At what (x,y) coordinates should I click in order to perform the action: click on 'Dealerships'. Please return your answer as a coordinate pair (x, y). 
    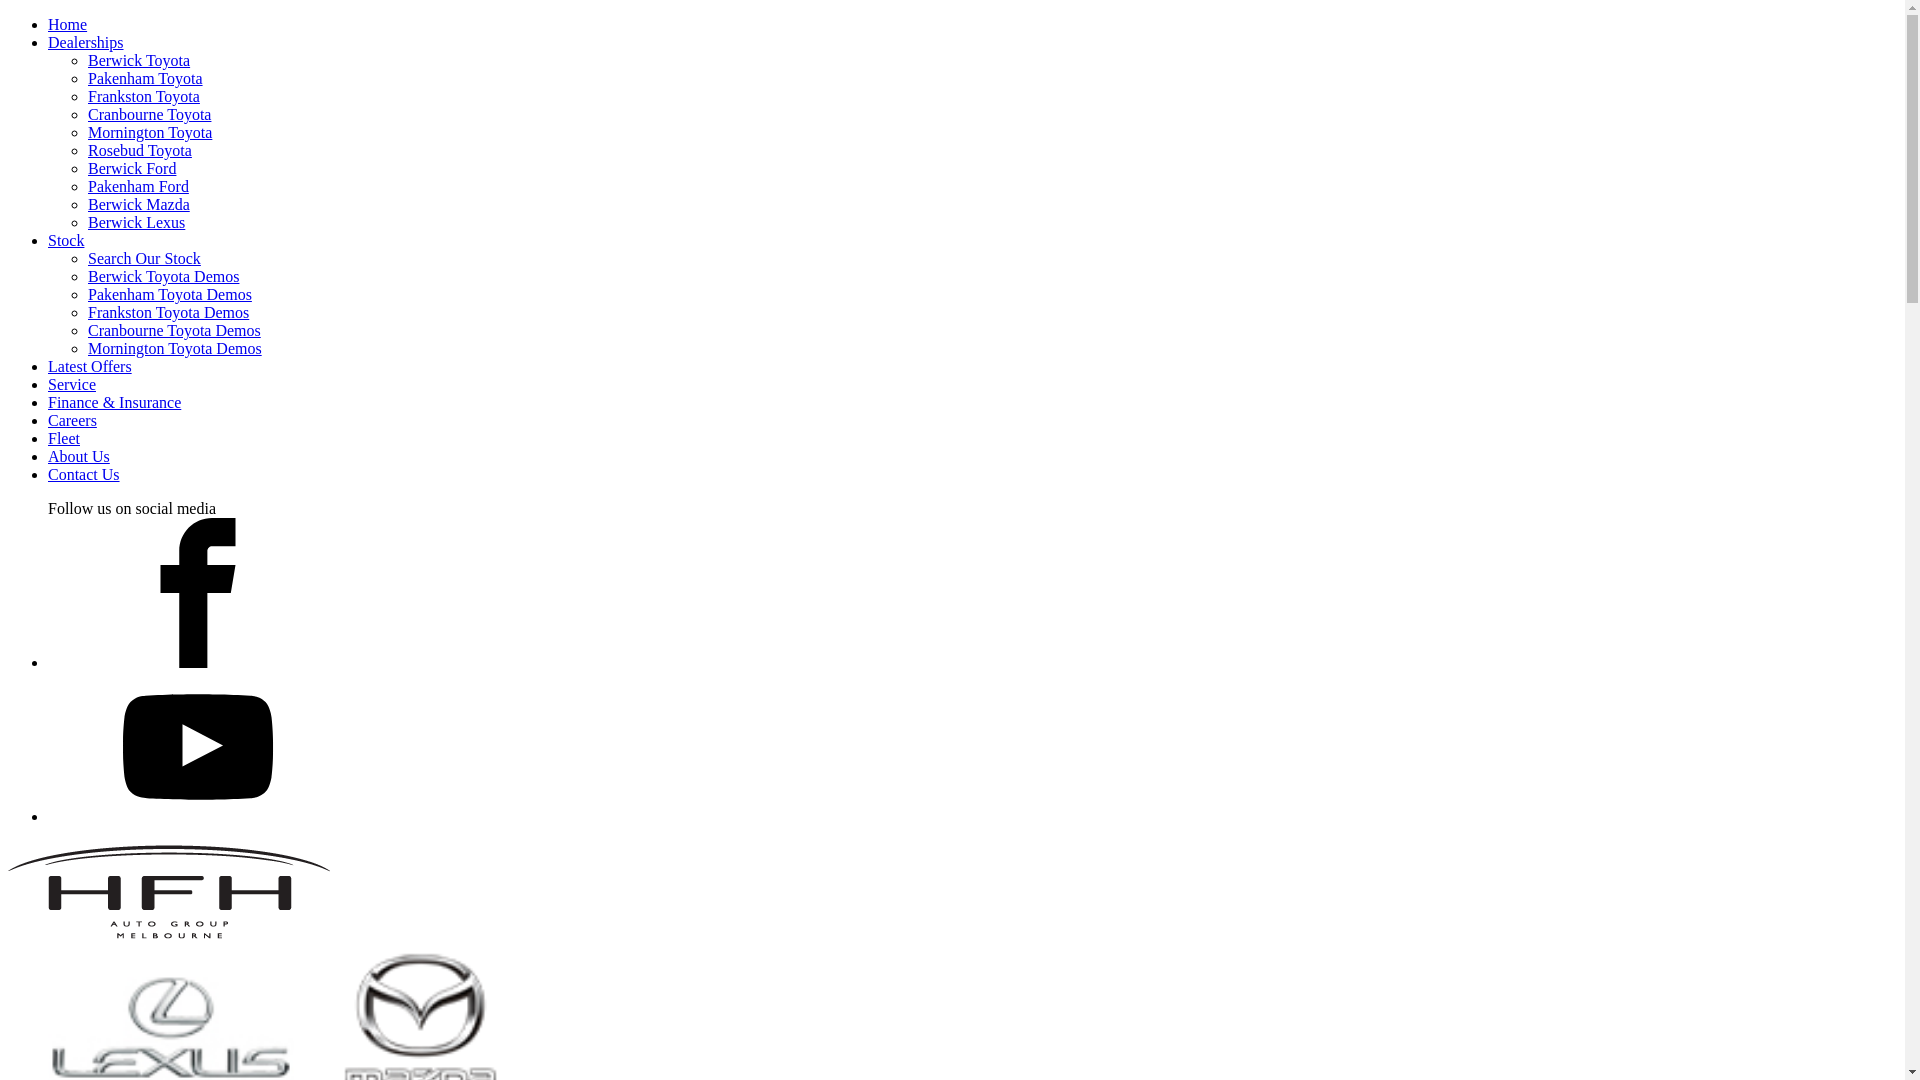
    Looking at the image, I should click on (85, 42).